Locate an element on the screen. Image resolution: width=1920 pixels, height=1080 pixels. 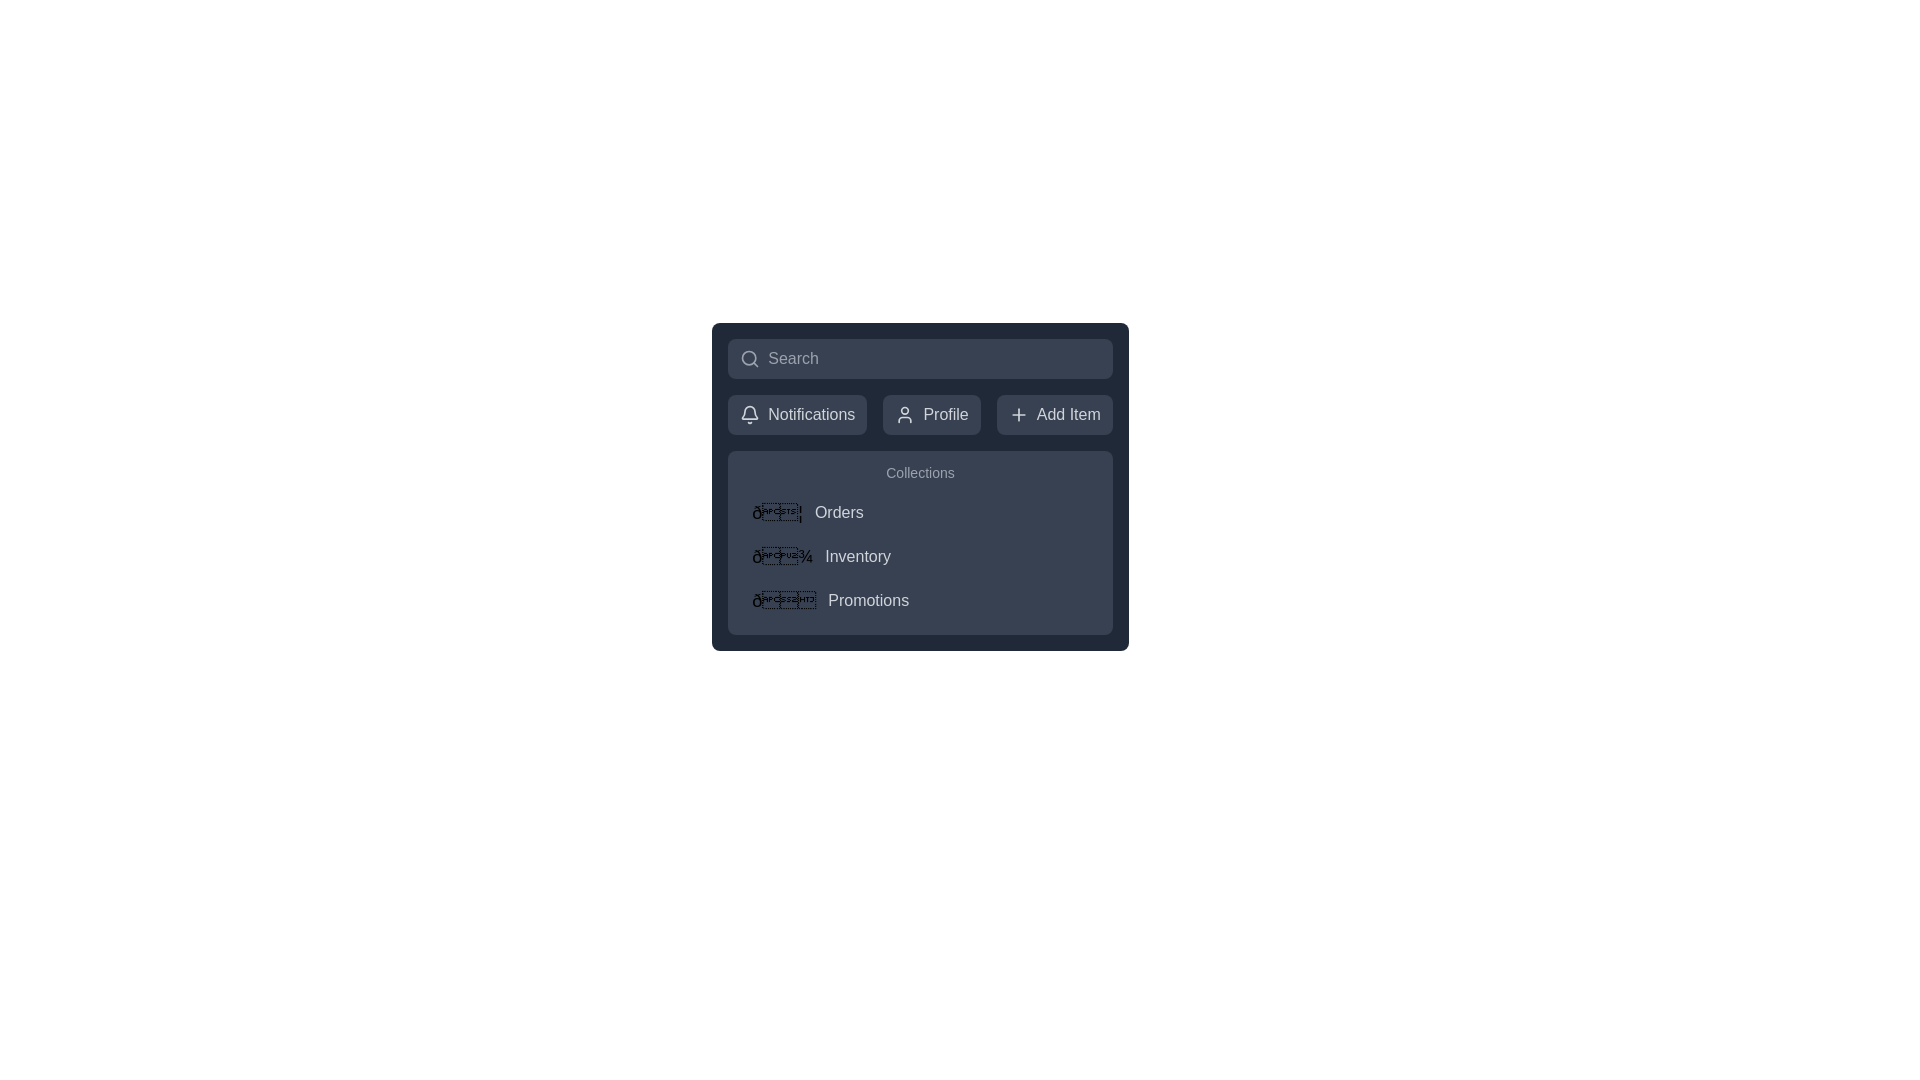
the decorative bell icon located within the notification button at the top-left corner of the interface, indicating its purpose in the notification system is located at coordinates (749, 411).